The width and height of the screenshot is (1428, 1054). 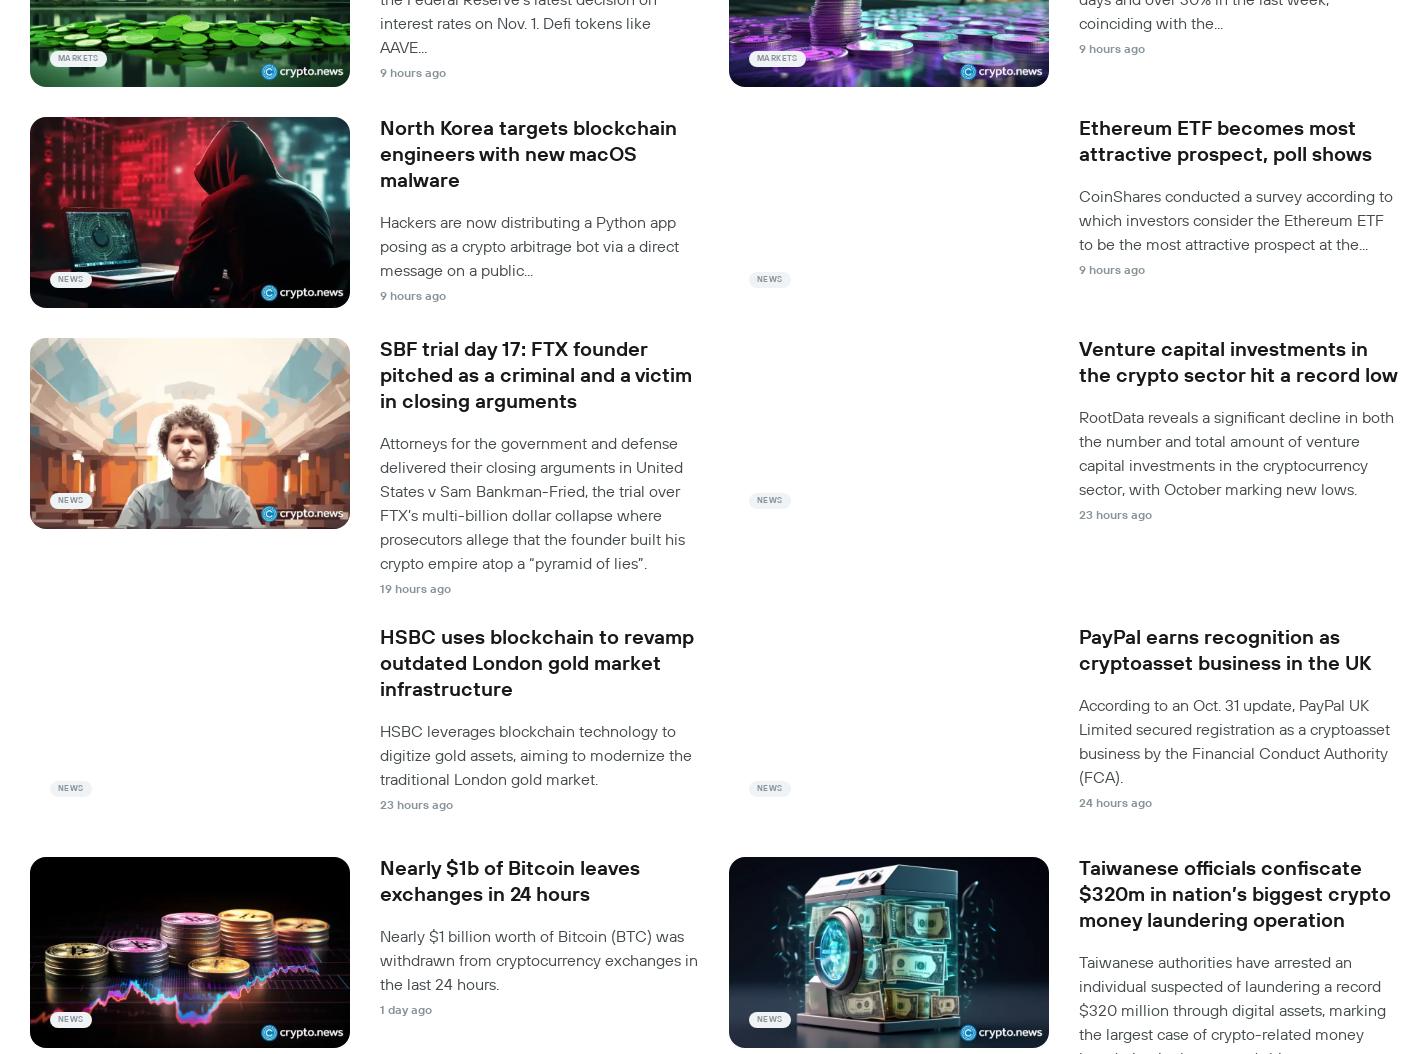 What do you see at coordinates (509, 881) in the screenshot?
I see `'Nearly $1b of Bitcoin leaves exchanges in 24 hours'` at bounding box center [509, 881].